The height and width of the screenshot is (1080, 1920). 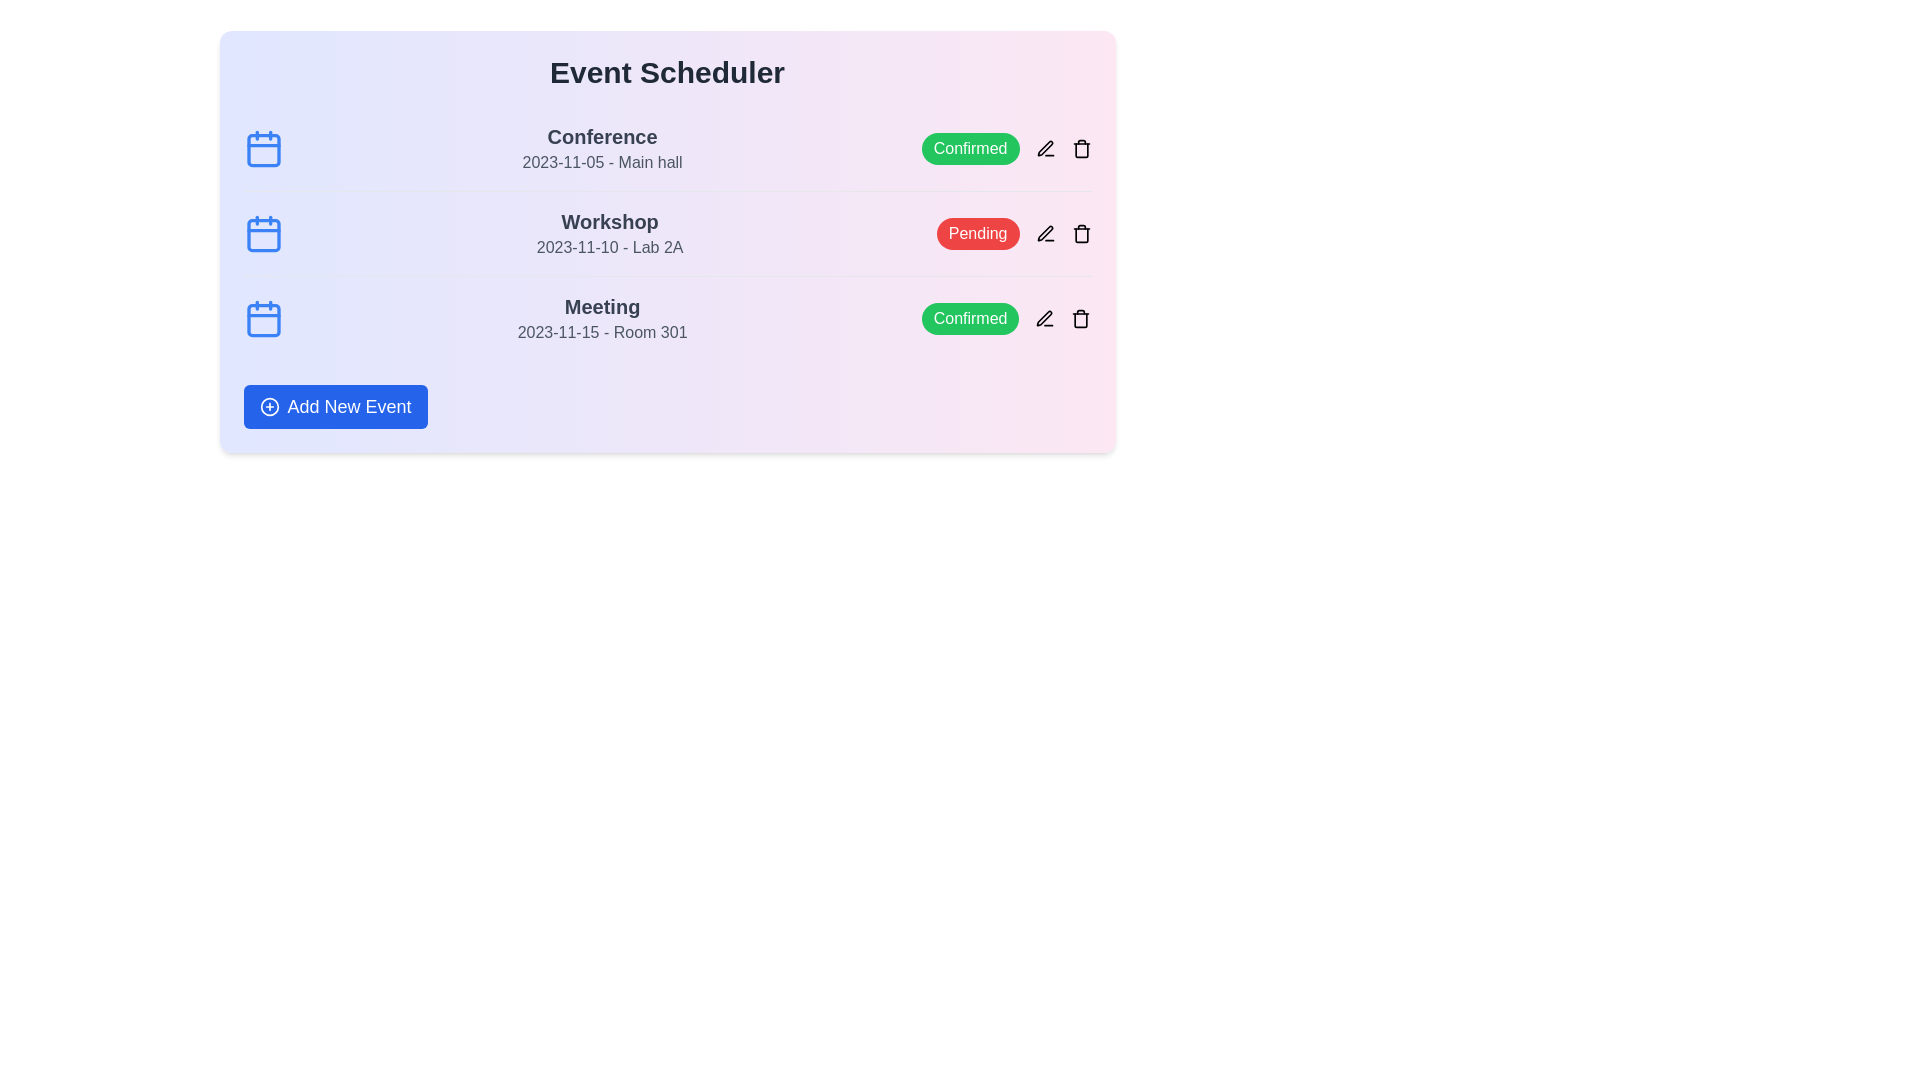 What do you see at coordinates (268, 406) in the screenshot?
I see `the SVG circle element that visually represents the 'Add' action, located to the left within the 'Add New Event' button at the bottom of the event list interface` at bounding box center [268, 406].